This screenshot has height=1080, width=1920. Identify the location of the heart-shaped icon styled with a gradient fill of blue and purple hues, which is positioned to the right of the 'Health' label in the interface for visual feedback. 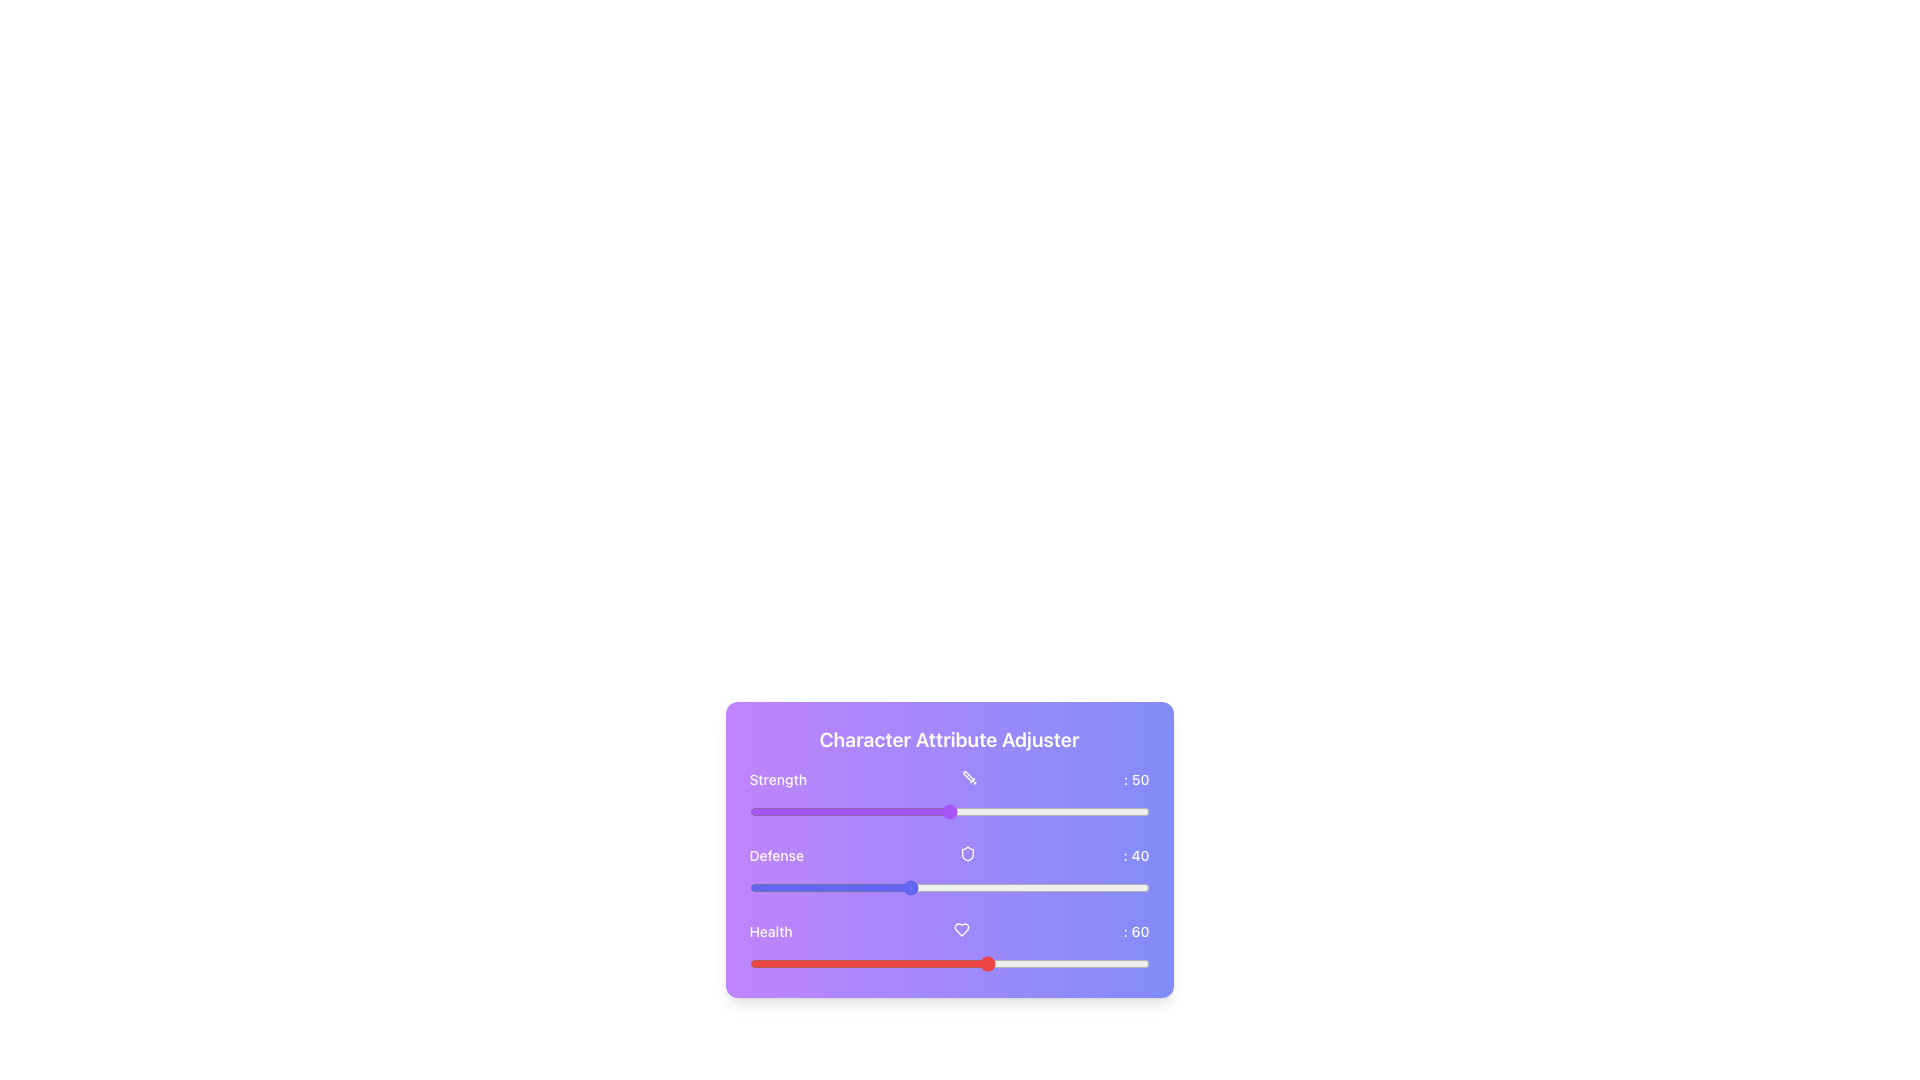
(962, 929).